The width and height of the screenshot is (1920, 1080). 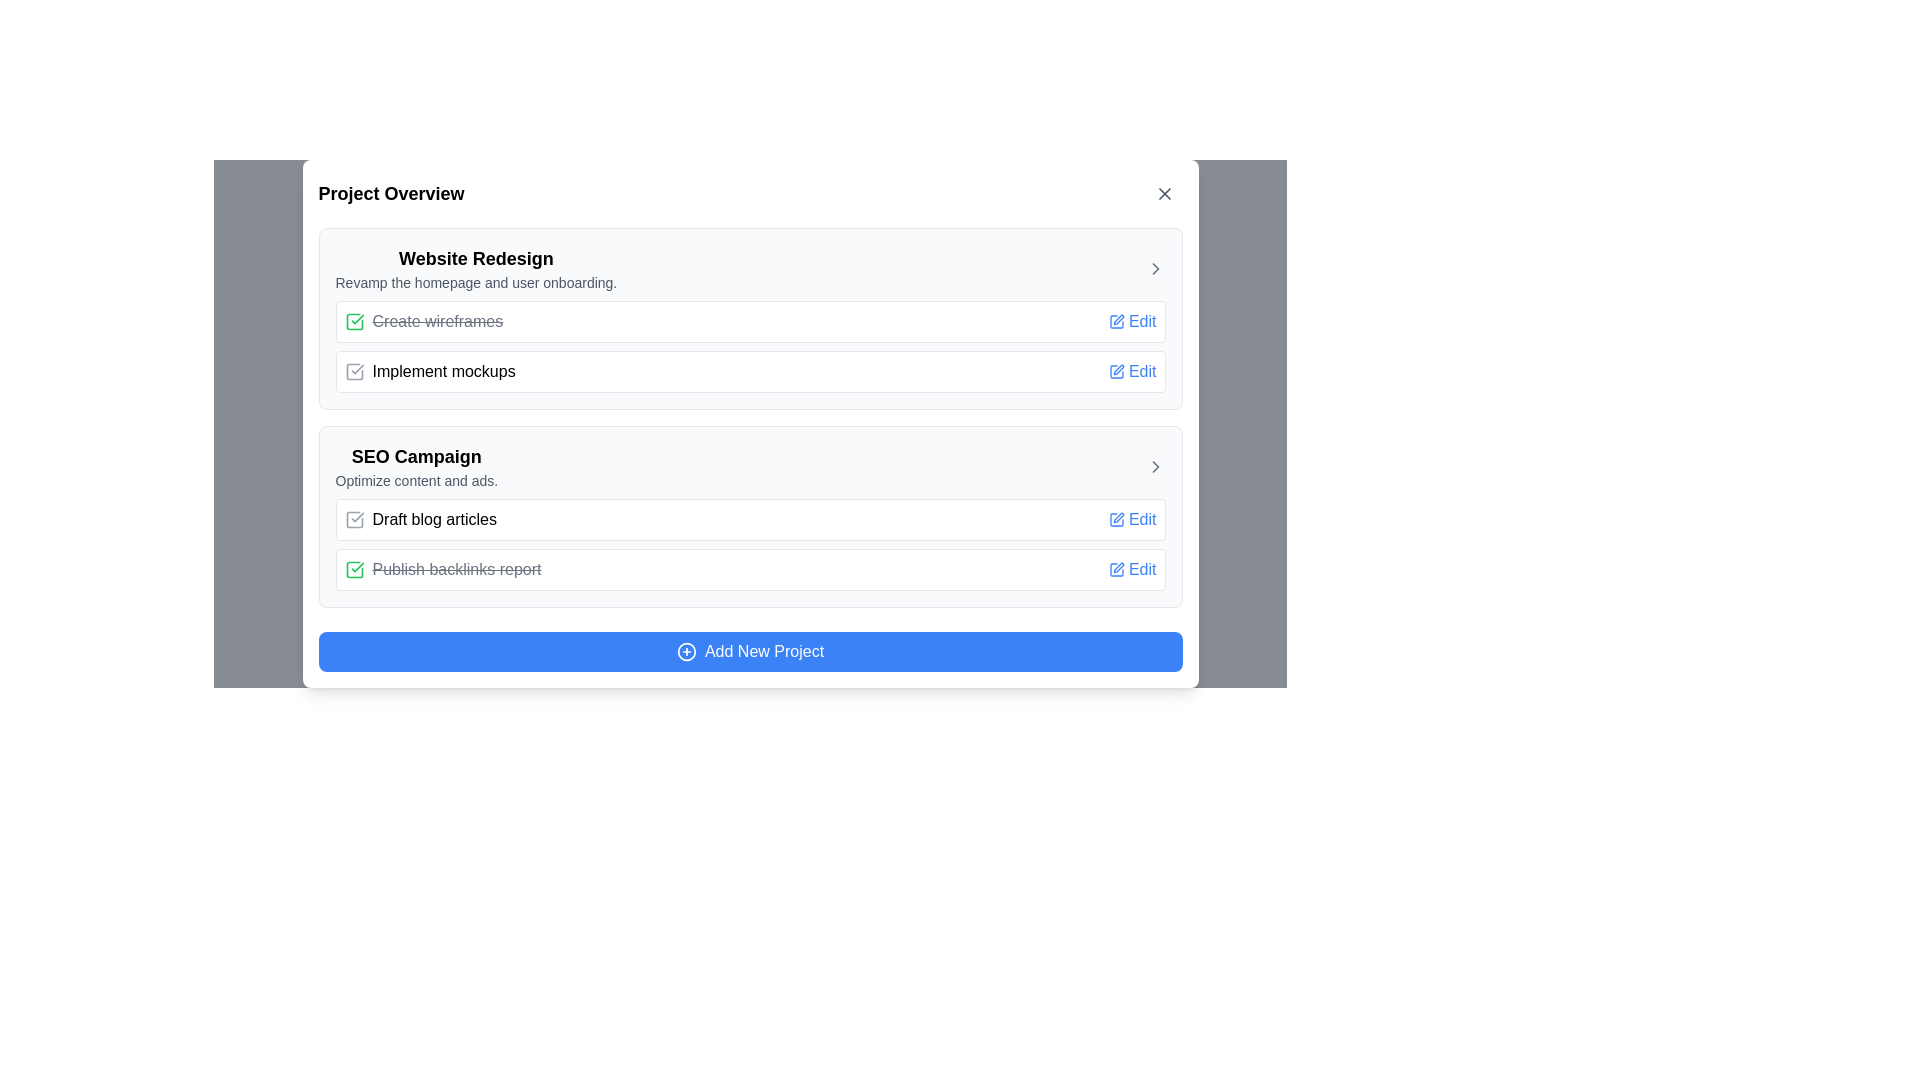 I want to click on descriptive text located within the task card labeled 'Website Redesign', positioned beneath the header text 'Website Redesign' and above listed tasks, so click(x=475, y=282).